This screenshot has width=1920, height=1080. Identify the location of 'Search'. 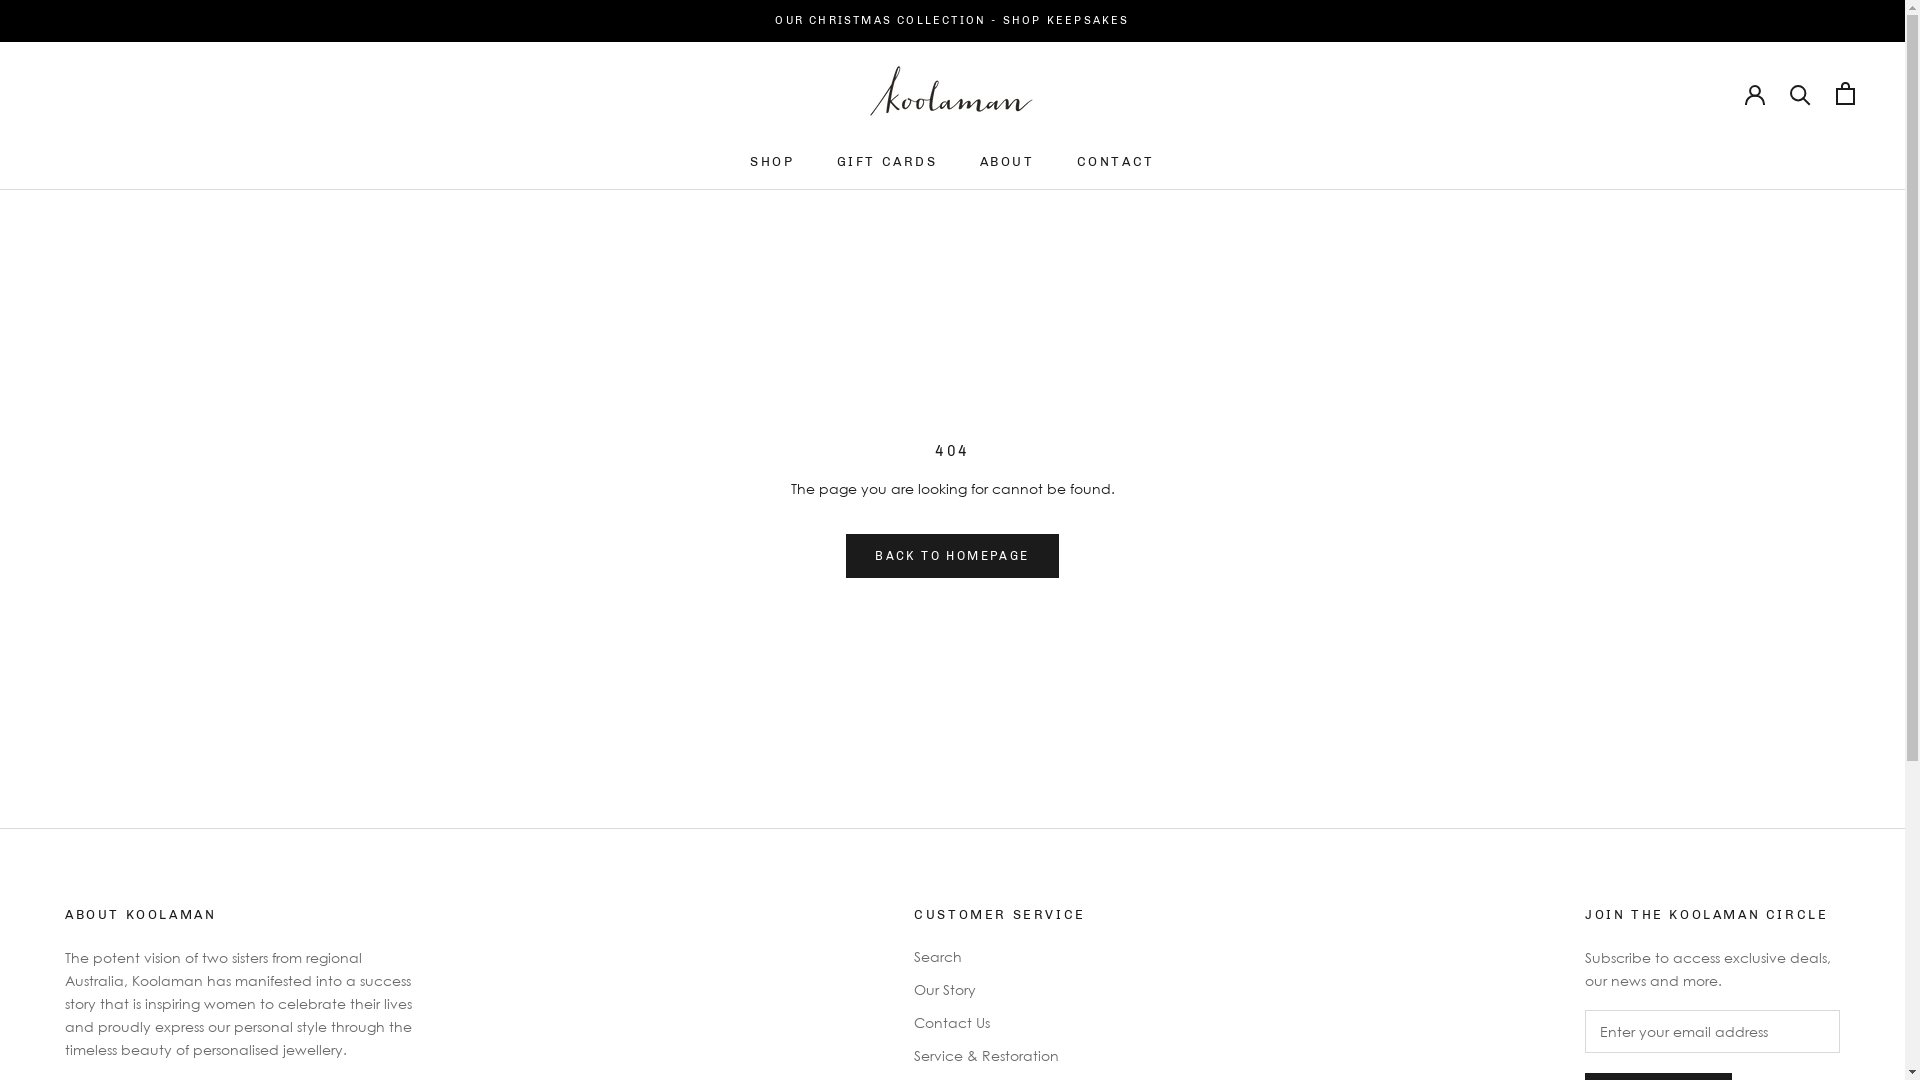
(912, 955).